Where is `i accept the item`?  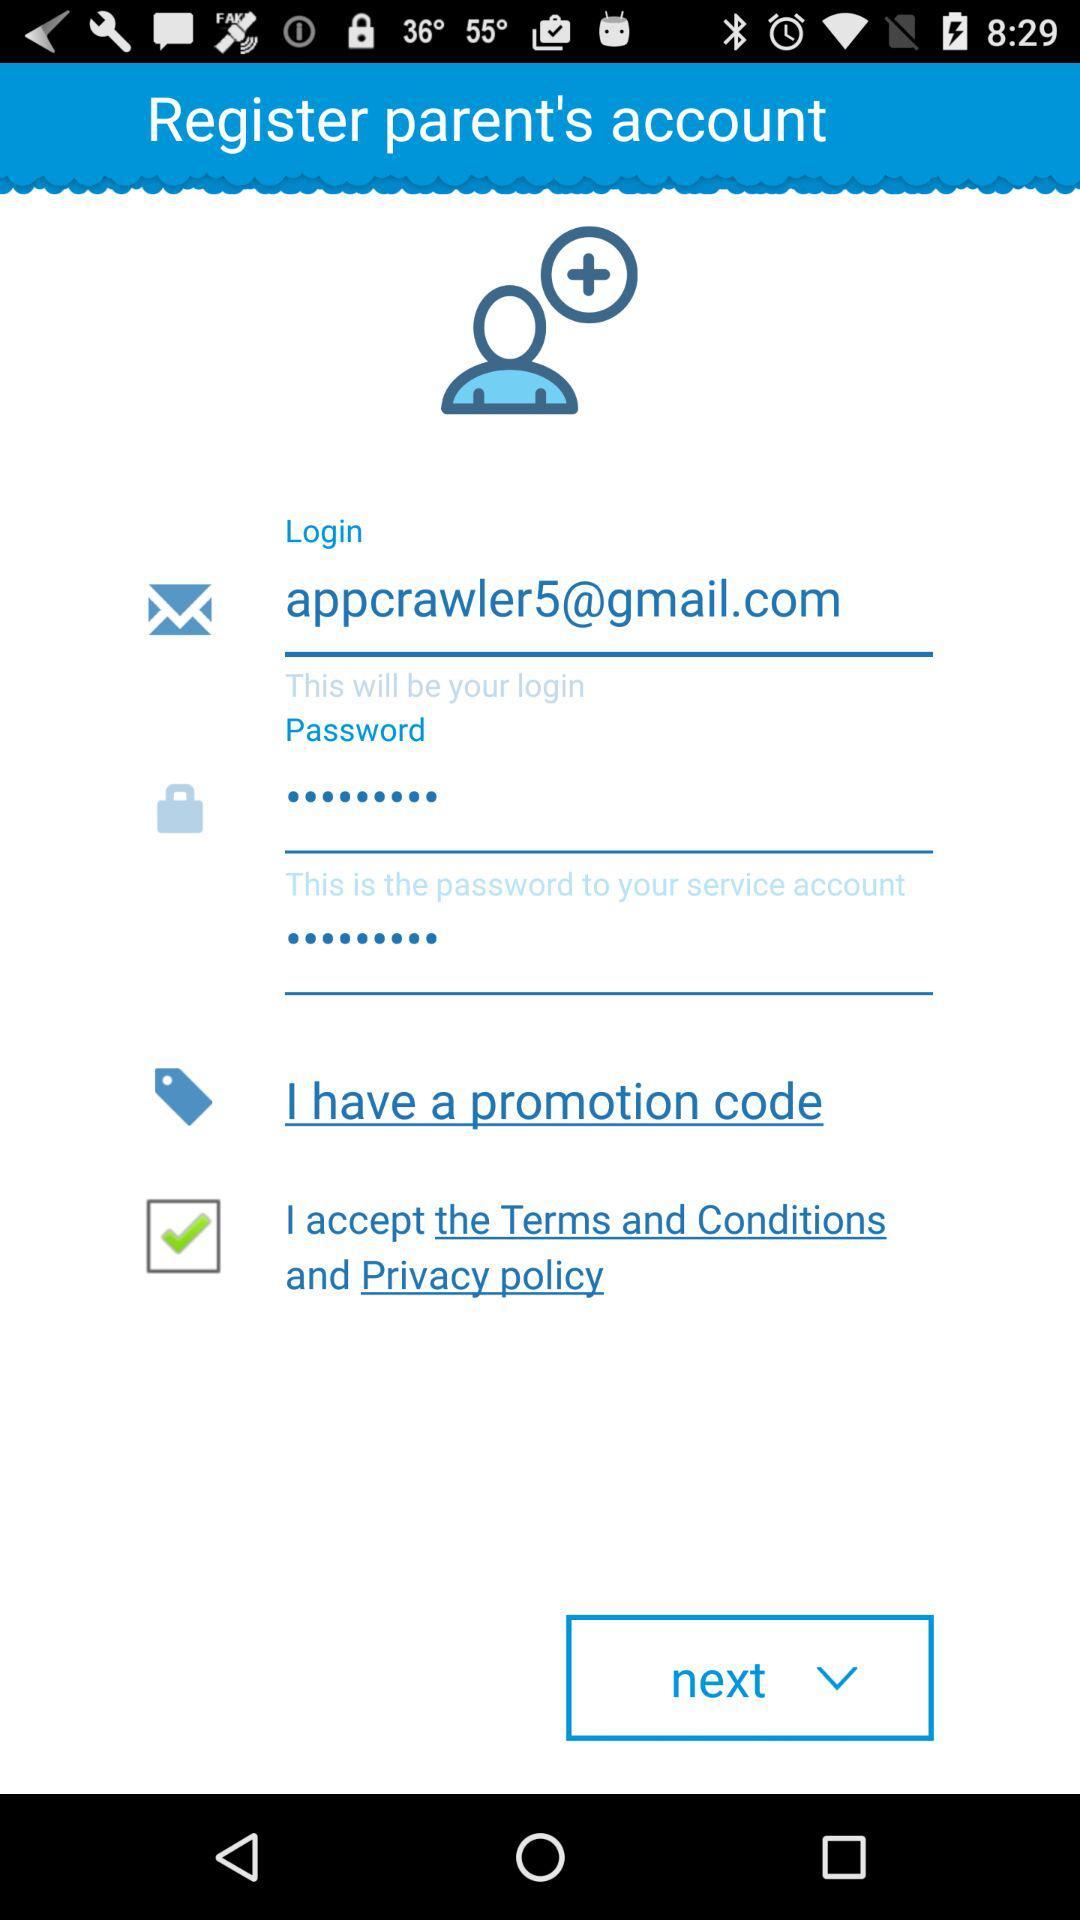 i accept the item is located at coordinates (594, 1239).